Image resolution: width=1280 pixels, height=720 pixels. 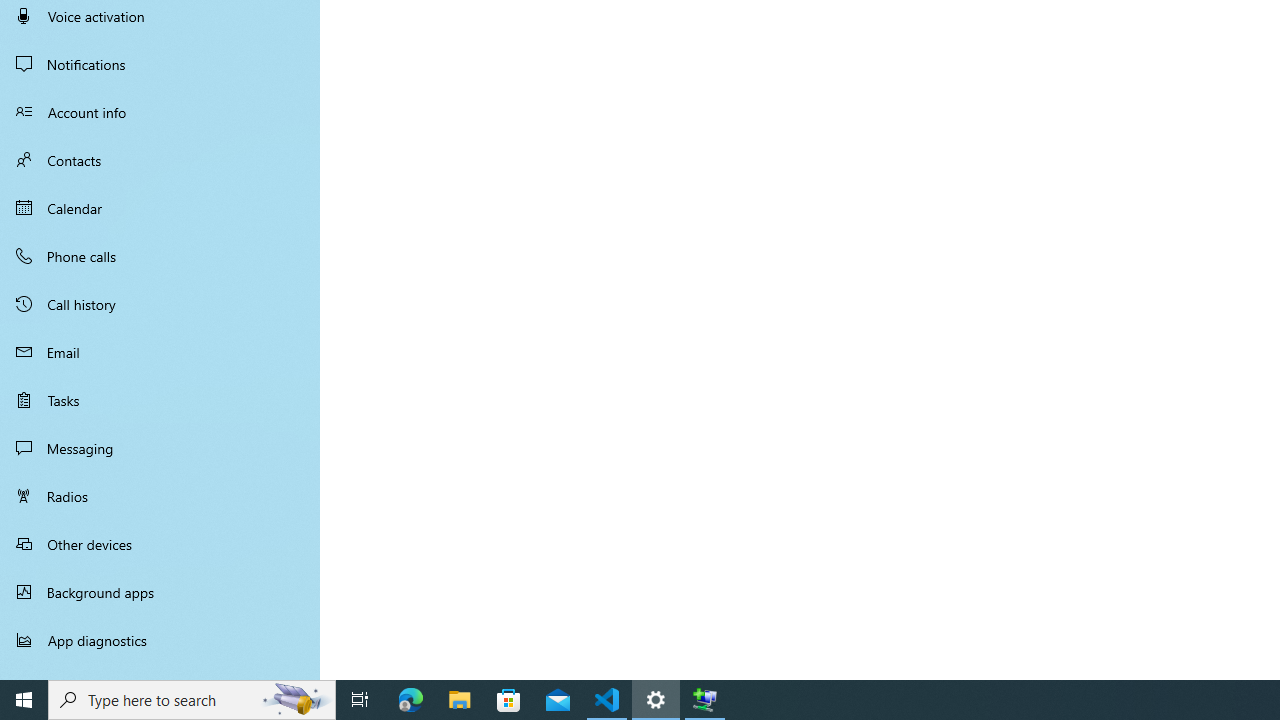 I want to click on 'Radios', so click(x=160, y=495).